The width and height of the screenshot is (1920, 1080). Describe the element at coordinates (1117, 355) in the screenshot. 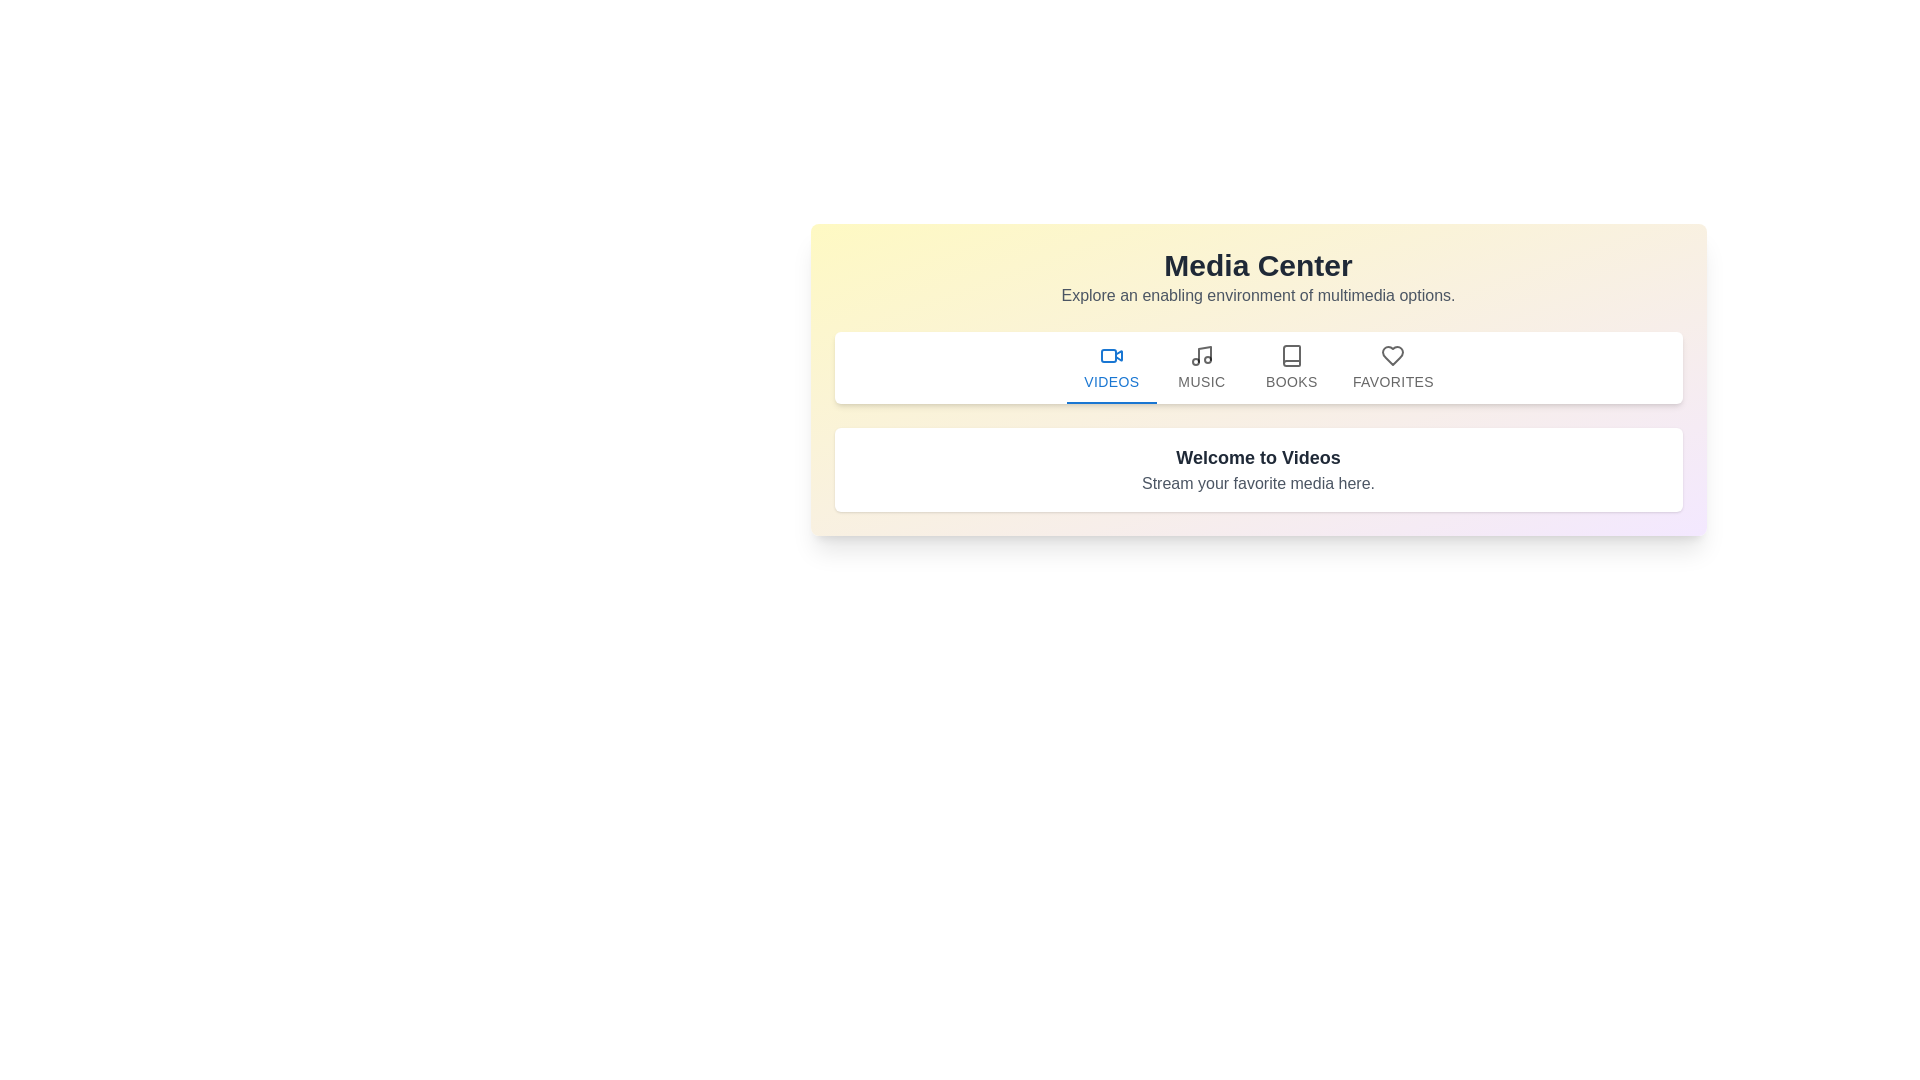

I see `the triangular play button icon located within the video camera icon in the 'VIDEOS' tab` at that location.